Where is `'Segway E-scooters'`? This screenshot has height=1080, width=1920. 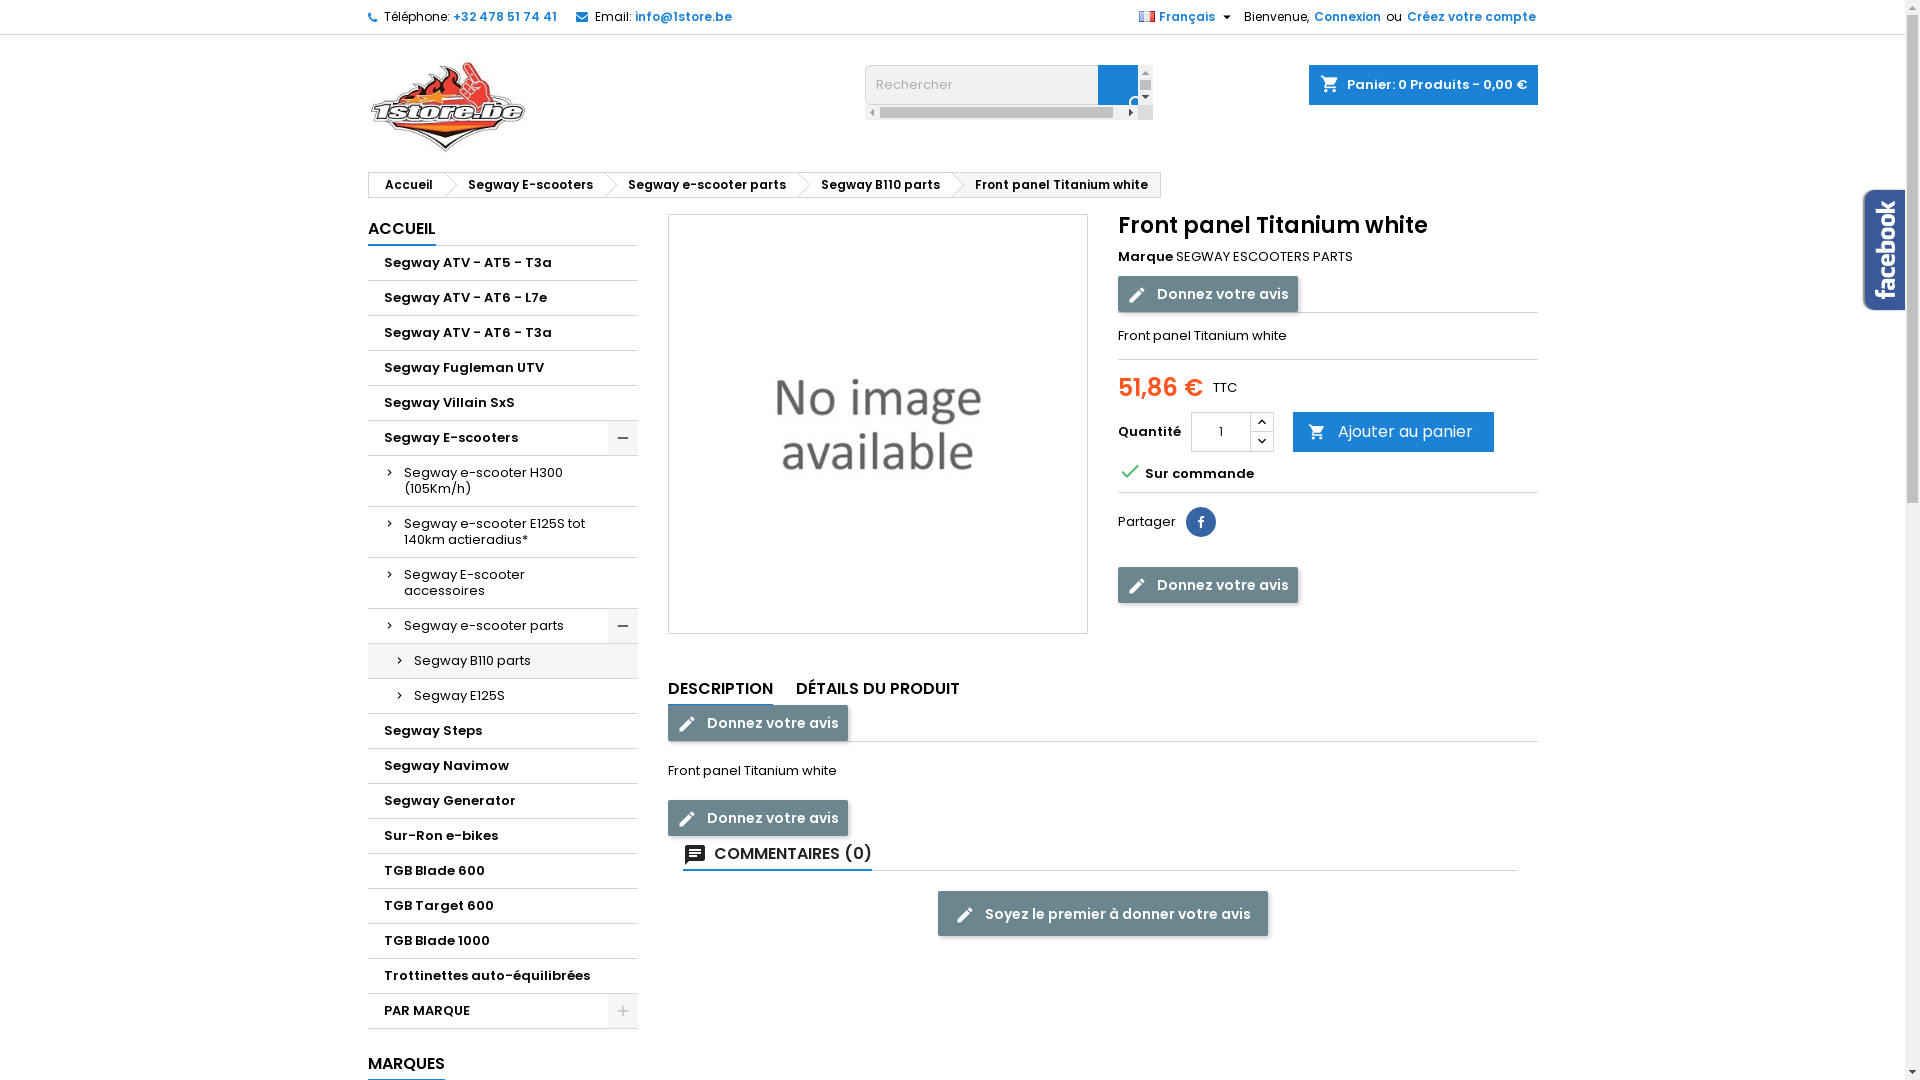
'Segway E-scooters' is located at coordinates (524, 185).